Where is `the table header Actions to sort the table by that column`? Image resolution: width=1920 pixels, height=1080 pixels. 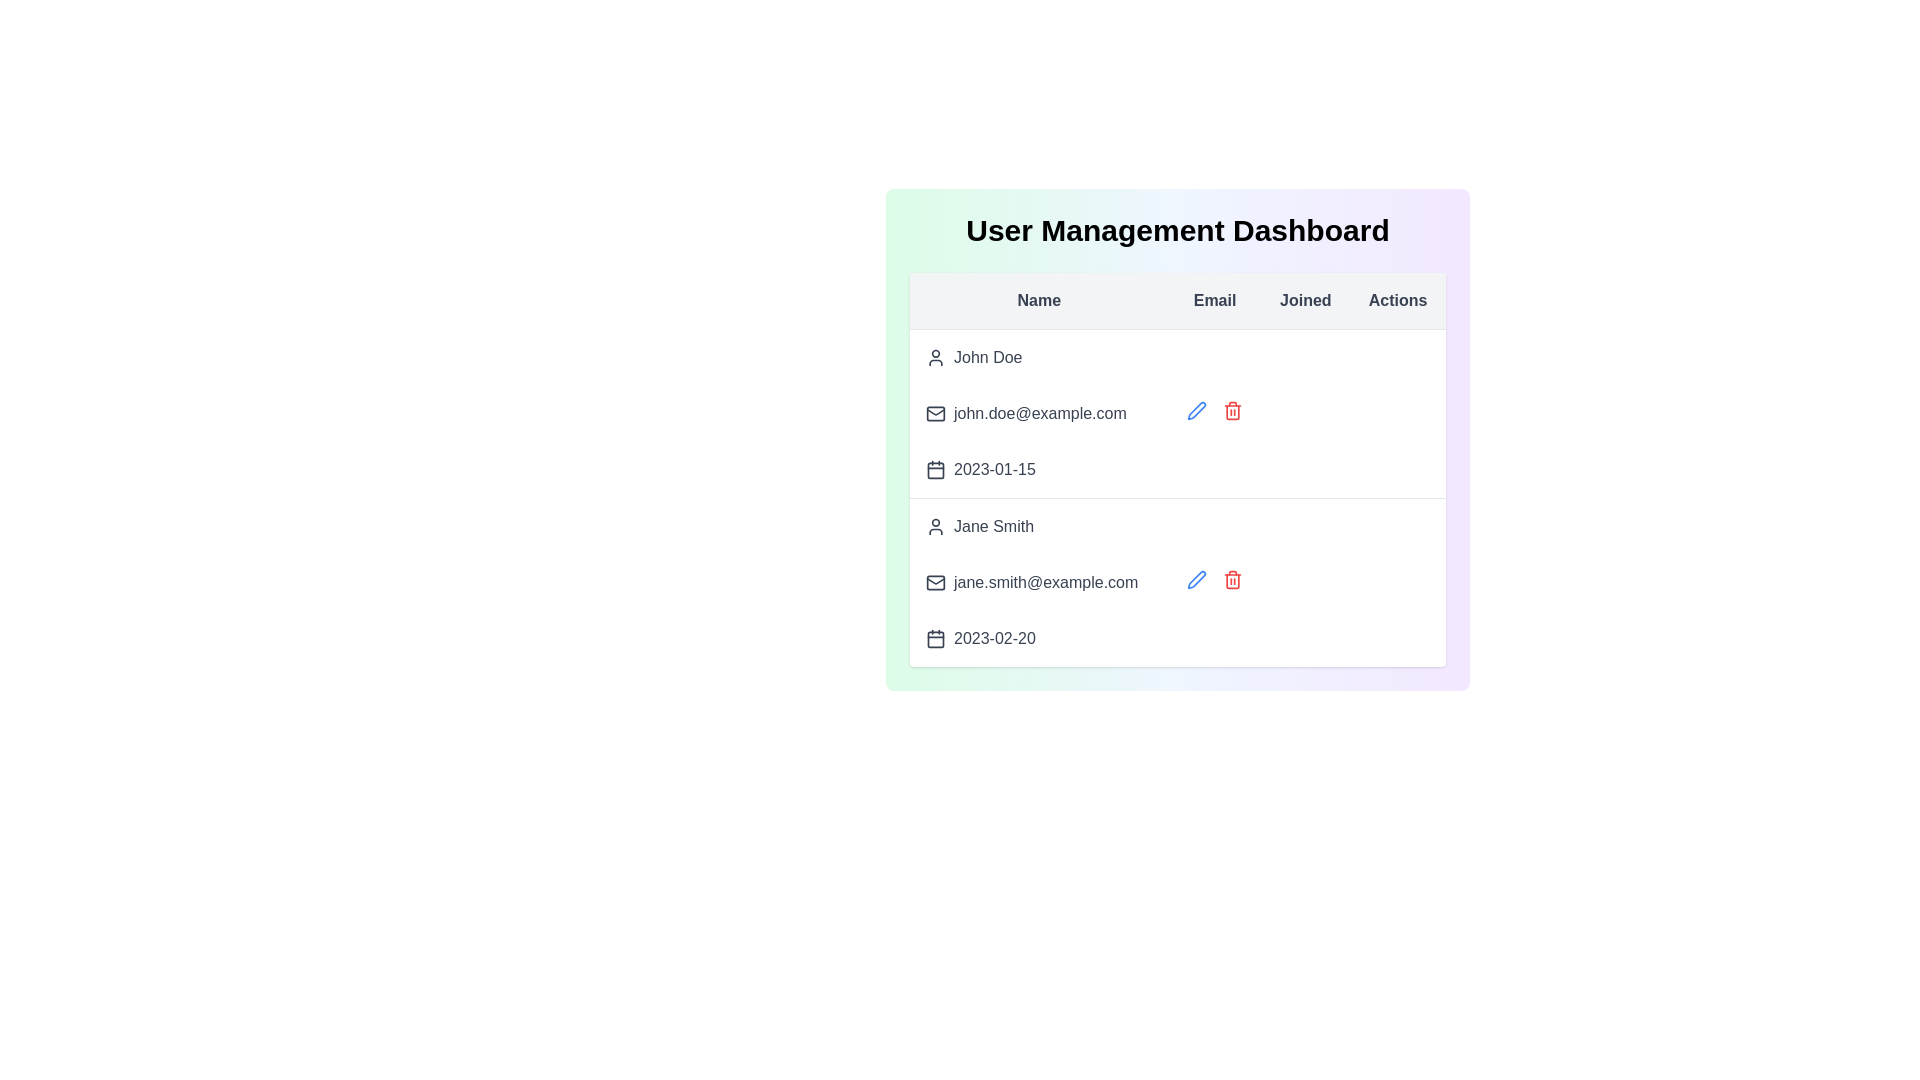
the table header Actions to sort the table by that column is located at coordinates (1396, 300).